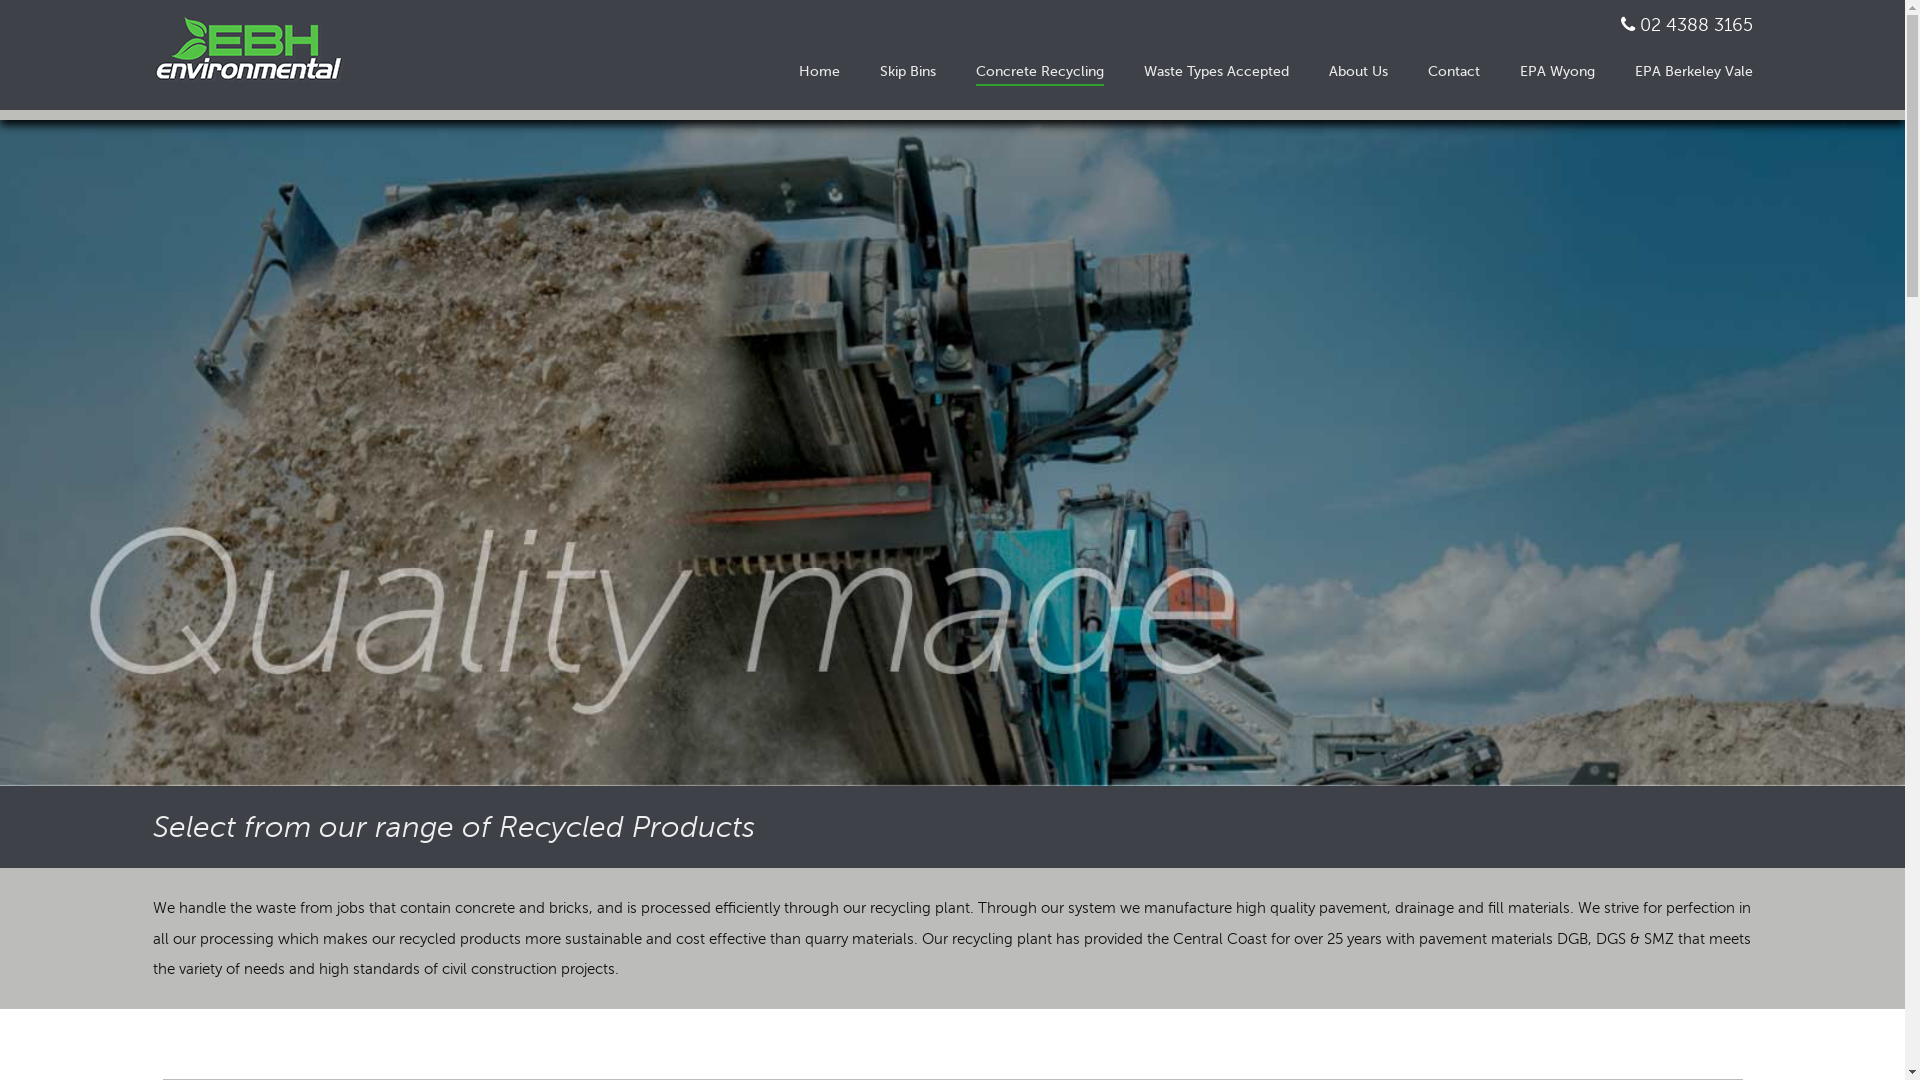 This screenshot has width=1920, height=1080. Describe the element at coordinates (1692, 70) in the screenshot. I see `'EPA Berkeley Vale'` at that location.